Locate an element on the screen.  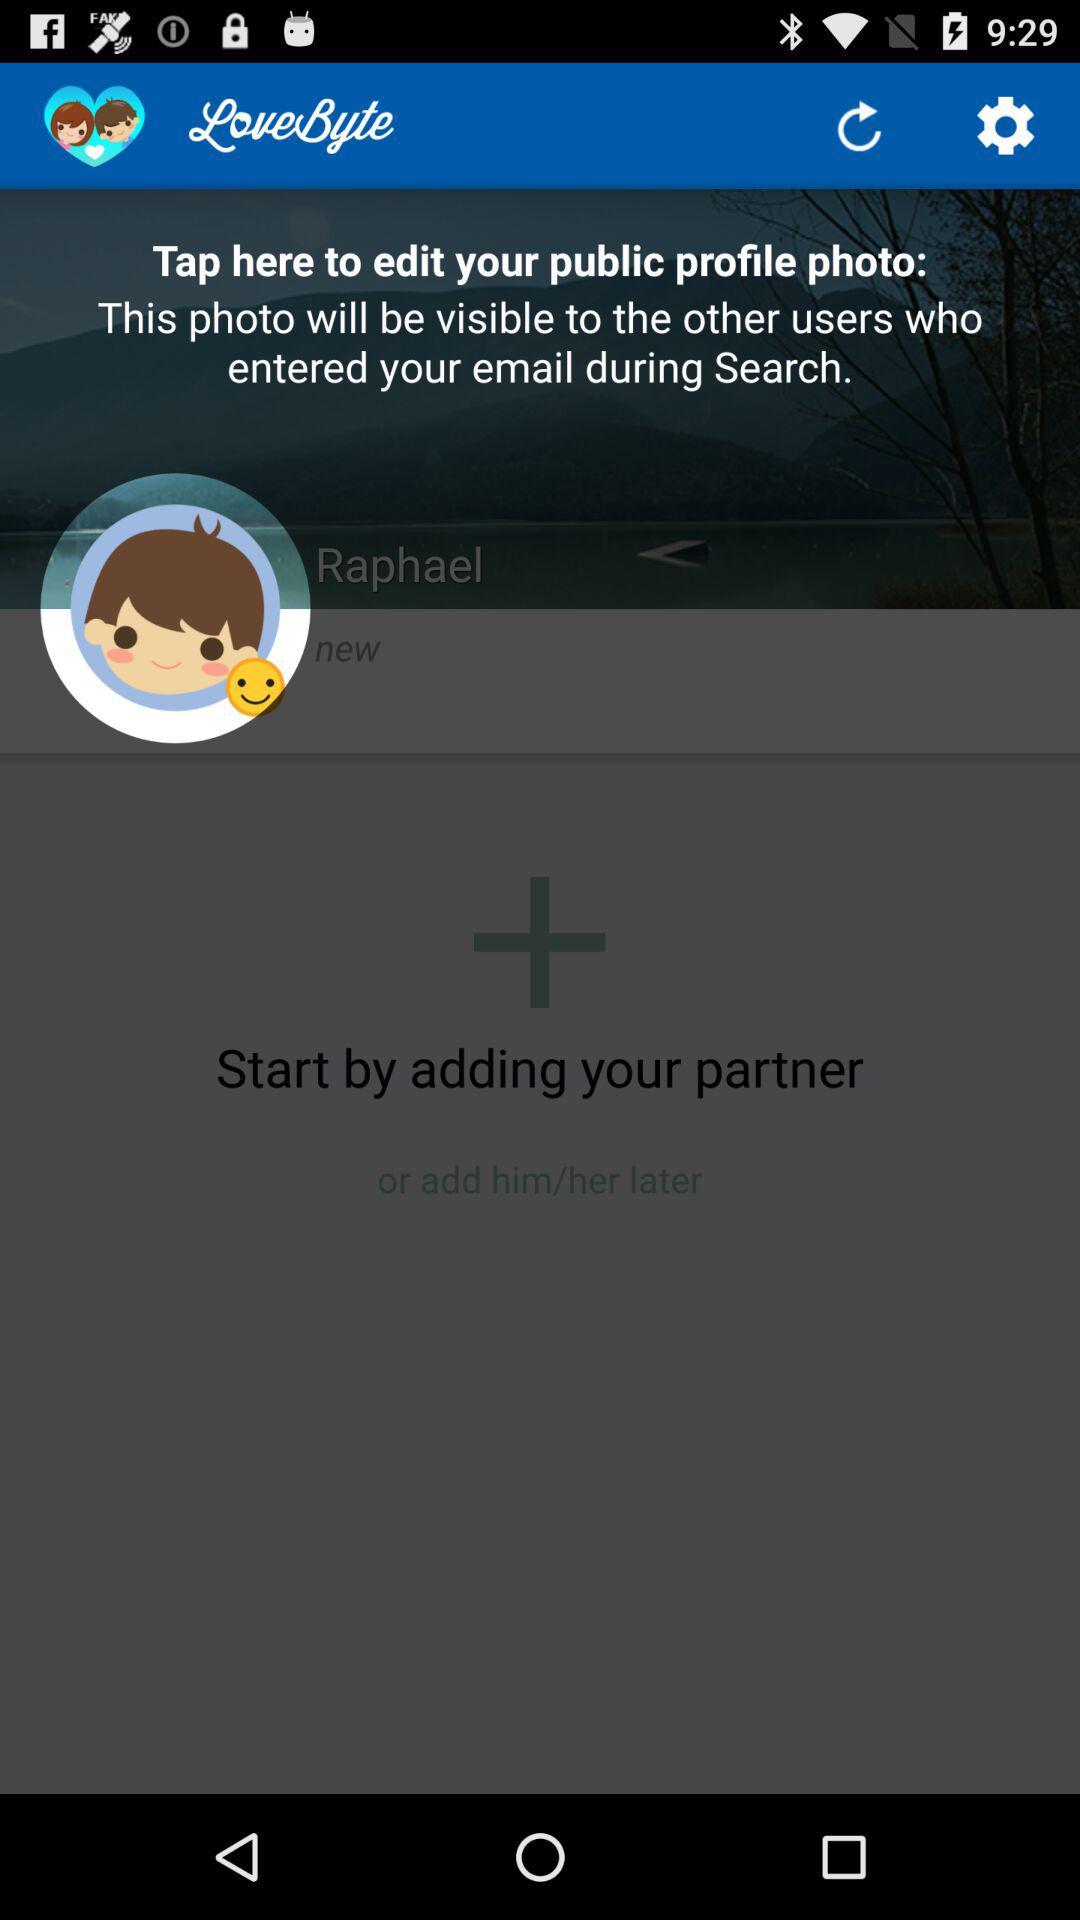
icon below the start by adding icon is located at coordinates (540, 1179).